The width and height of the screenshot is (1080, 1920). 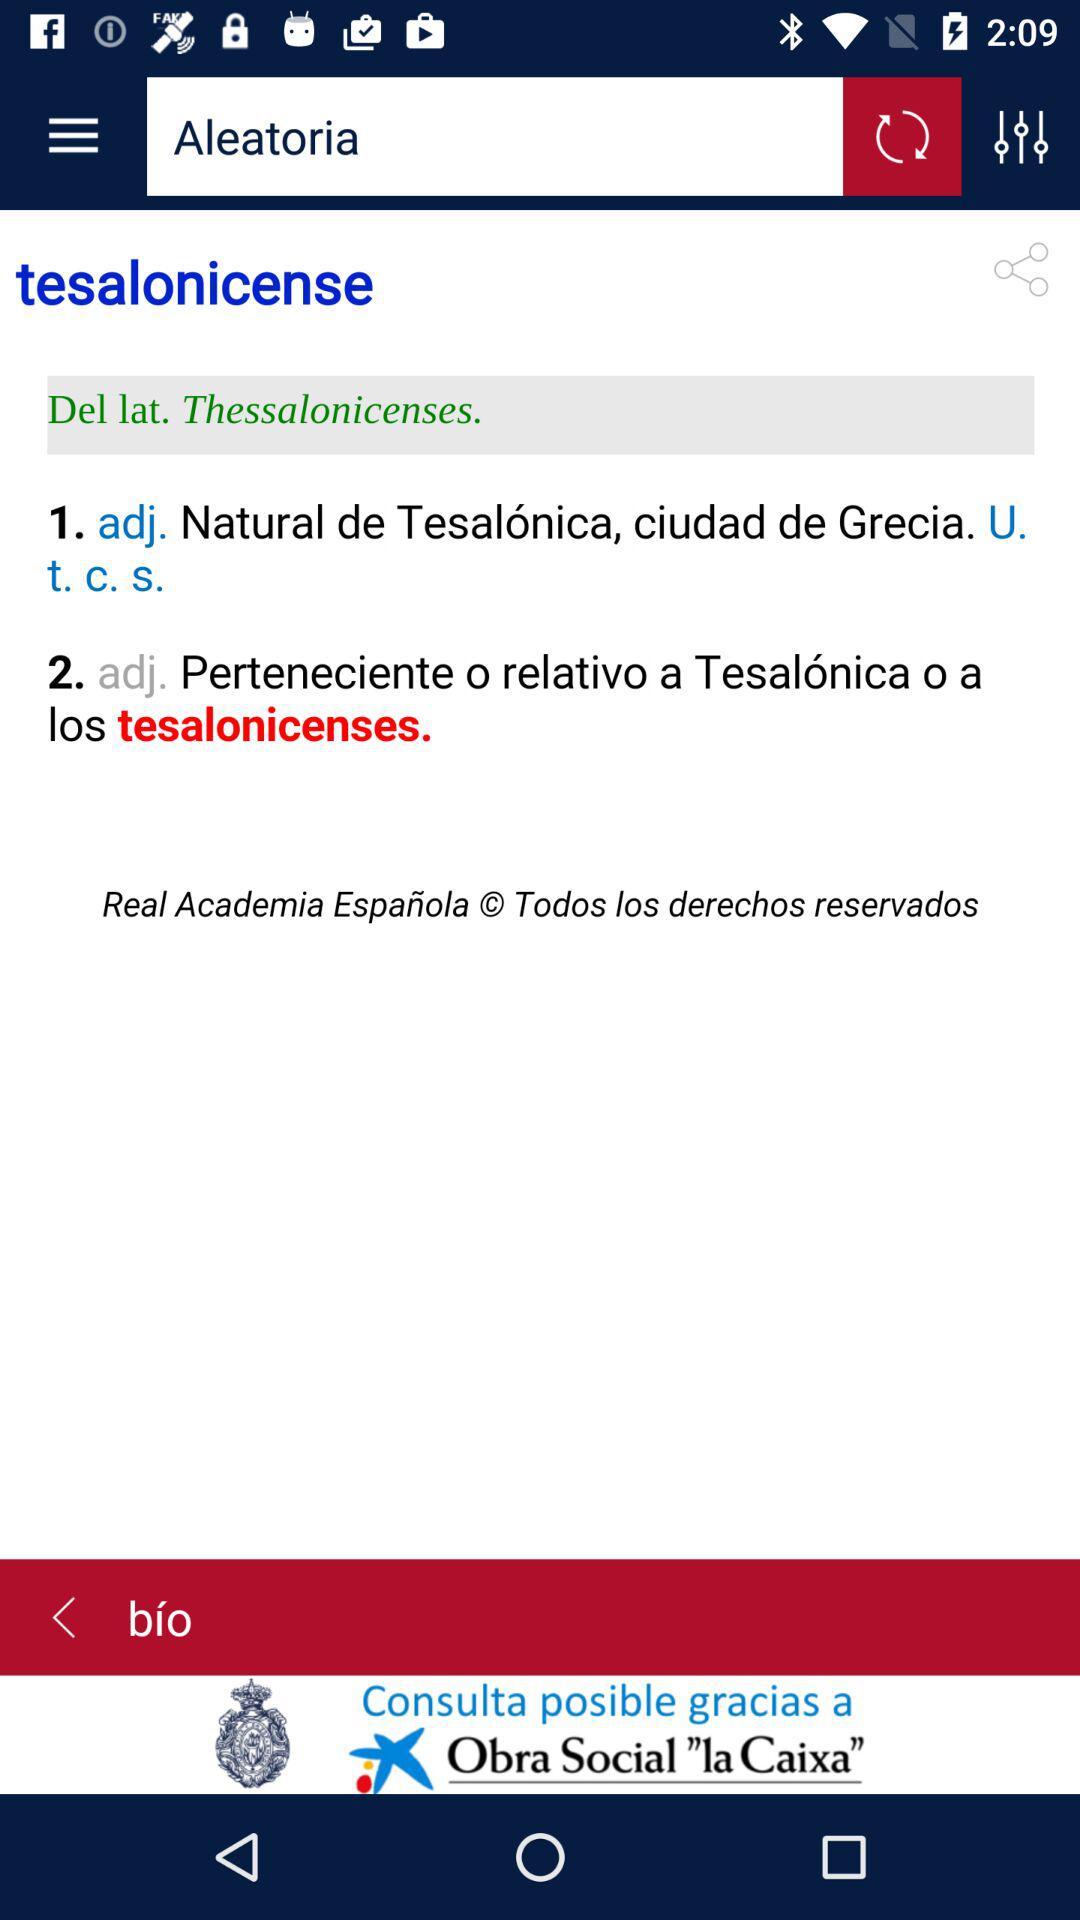 What do you see at coordinates (1020, 268) in the screenshot?
I see `the share icon` at bounding box center [1020, 268].